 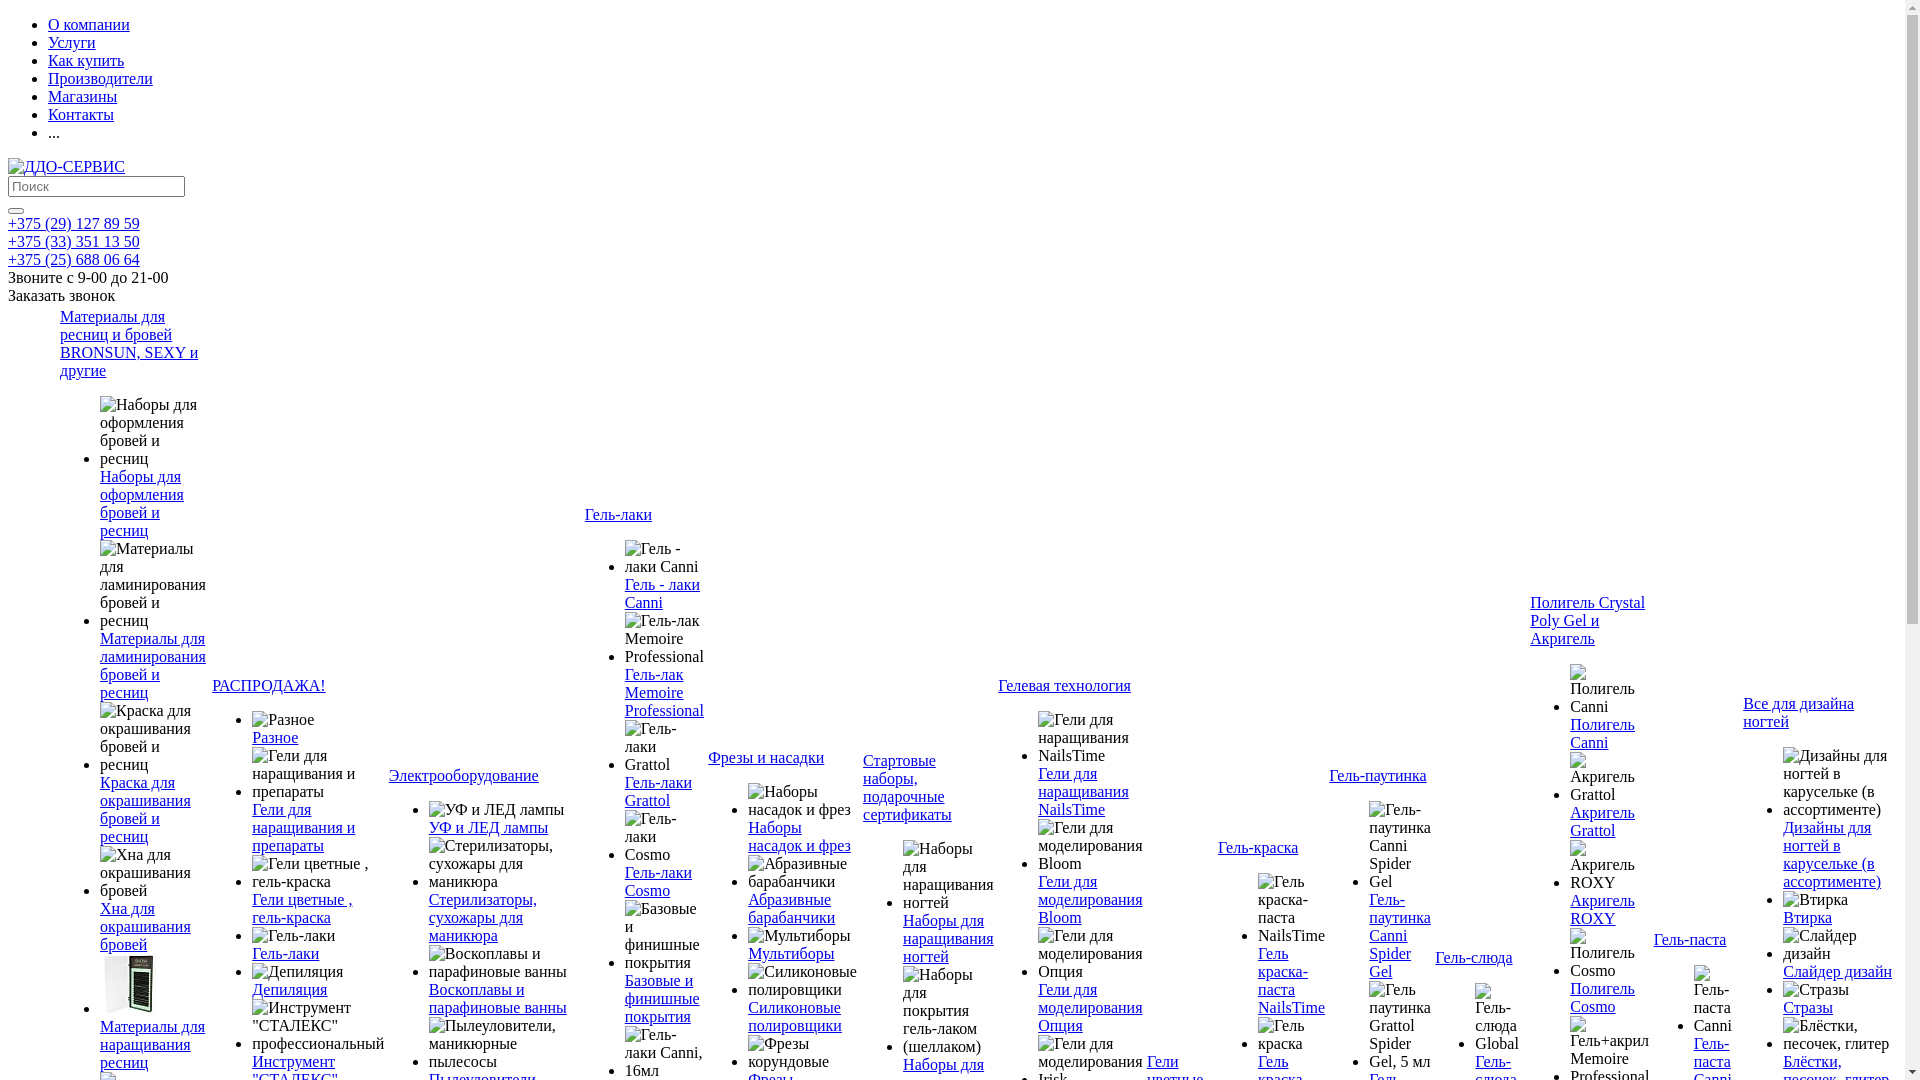 What do you see at coordinates (73, 223) in the screenshot?
I see `'+375 (29) 127 89 59'` at bounding box center [73, 223].